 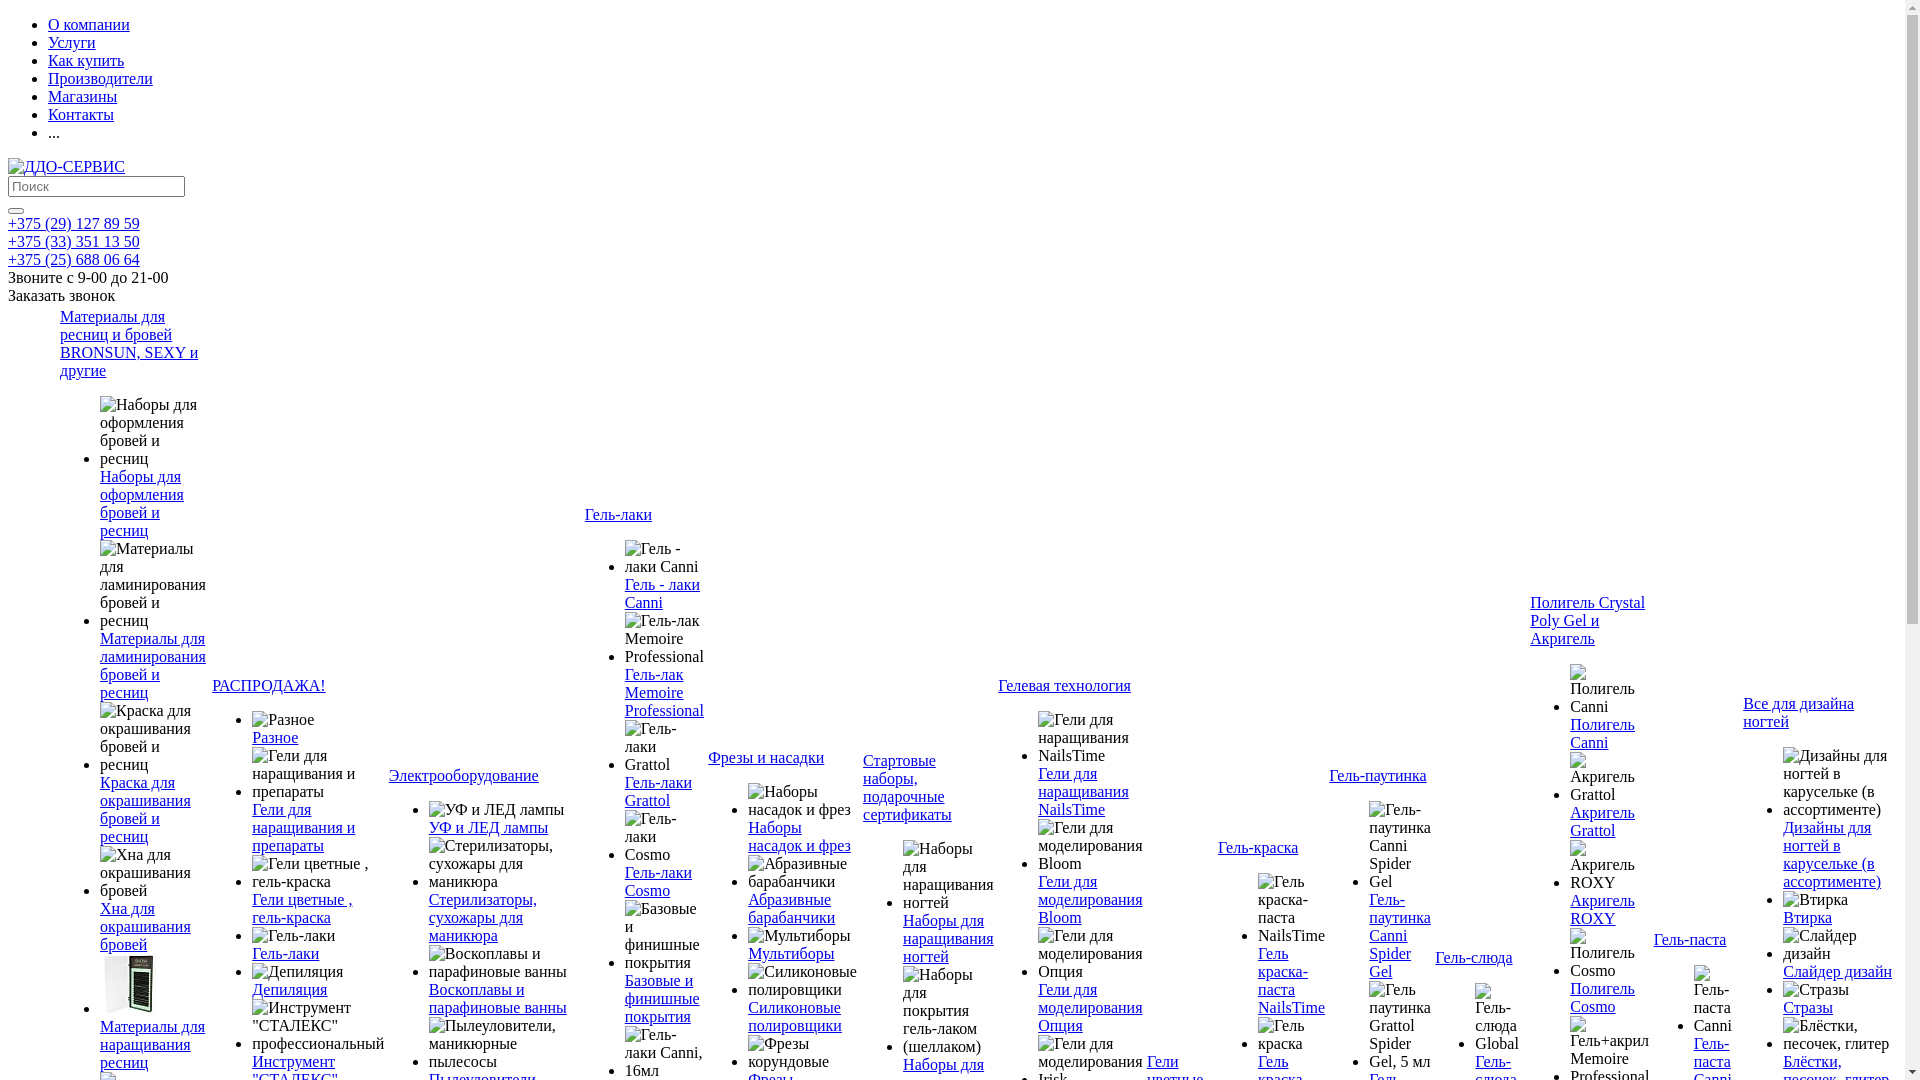 What do you see at coordinates (73, 223) in the screenshot?
I see `'+375 (29) 127 89 59'` at bounding box center [73, 223].